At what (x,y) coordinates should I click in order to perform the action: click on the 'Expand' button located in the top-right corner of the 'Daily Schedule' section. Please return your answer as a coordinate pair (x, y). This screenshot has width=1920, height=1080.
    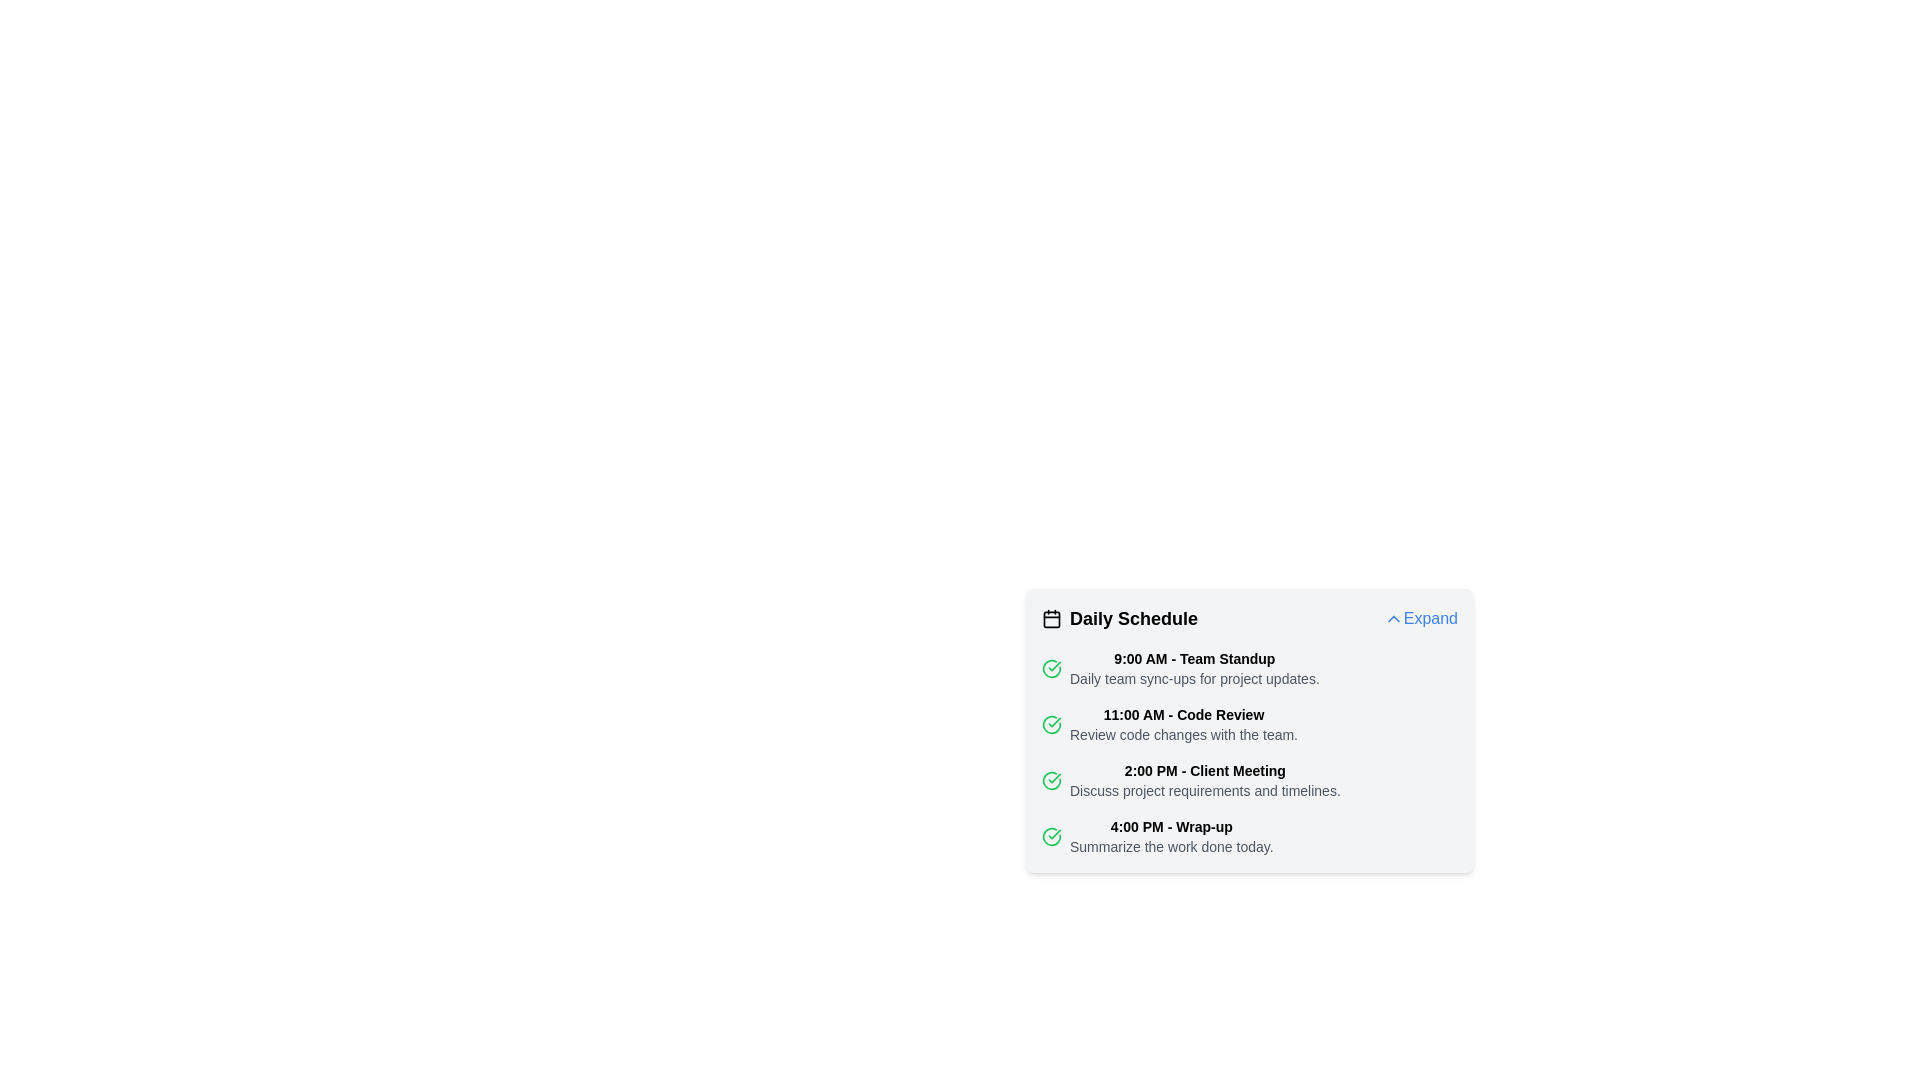
    Looking at the image, I should click on (1419, 617).